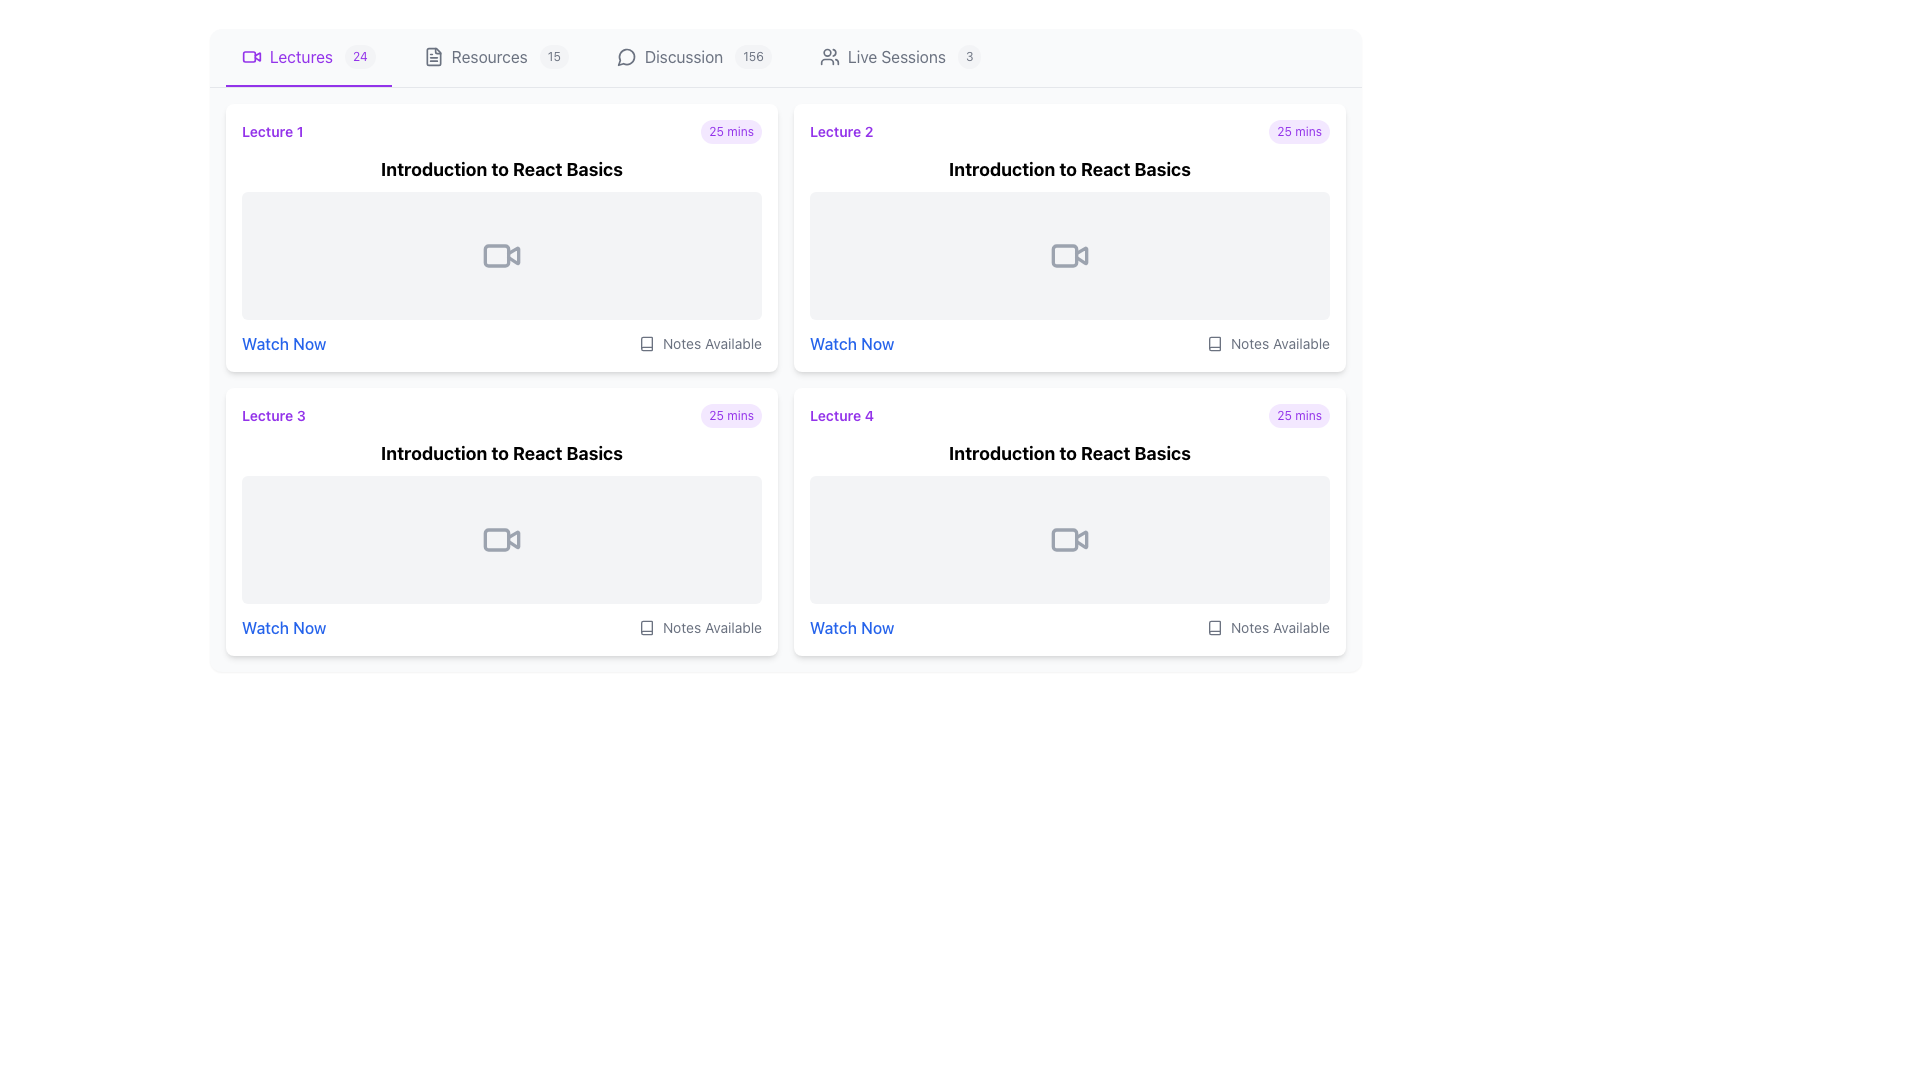 The image size is (1920, 1080). What do you see at coordinates (1213, 342) in the screenshot?
I see `the visual state of the notes icon located in the 'Lecture 2' section, positioned near the 'Notes Available' label, to gather information about the availability of additional materials` at bounding box center [1213, 342].